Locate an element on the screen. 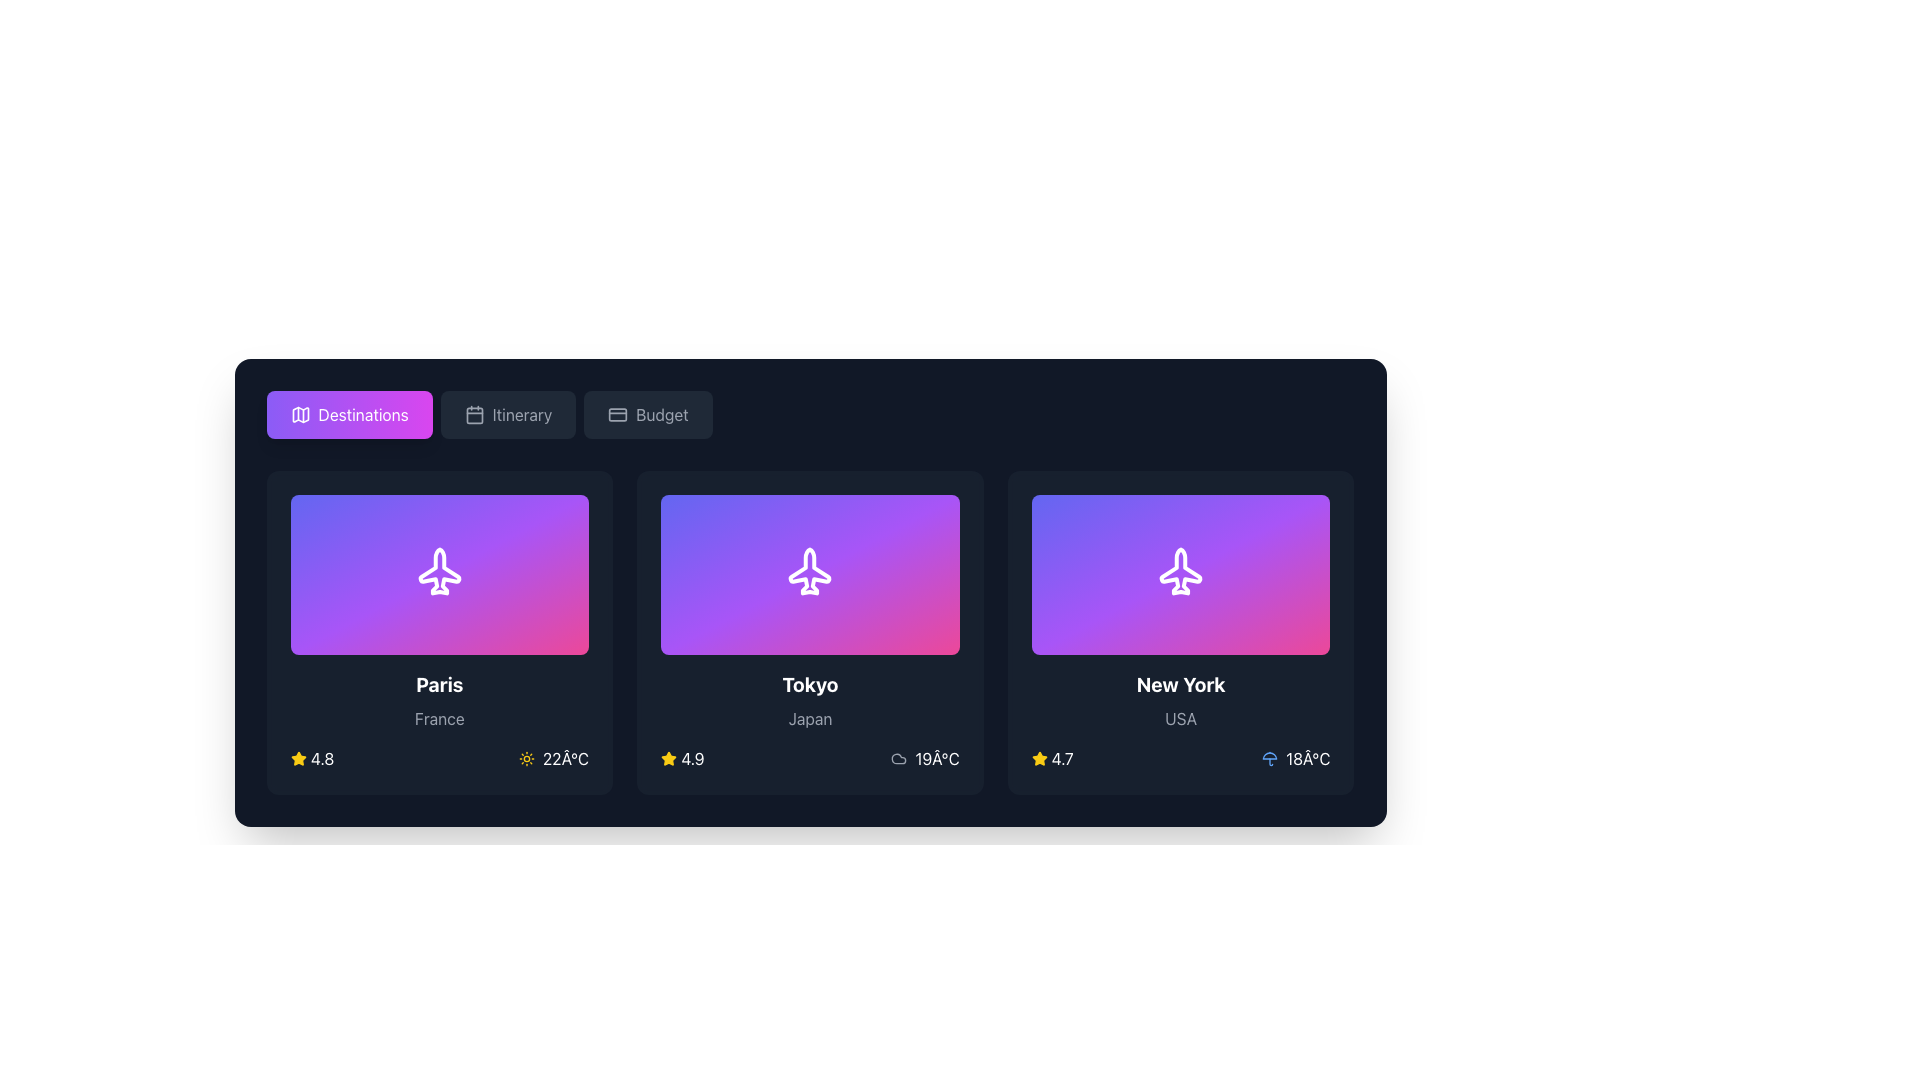 This screenshot has width=1920, height=1080. temperature of '19°C' and the corresponding weather condition icon displayed in the informational label for the 'Tokyo' card, located at the bottom-right section of the card is located at coordinates (924, 759).